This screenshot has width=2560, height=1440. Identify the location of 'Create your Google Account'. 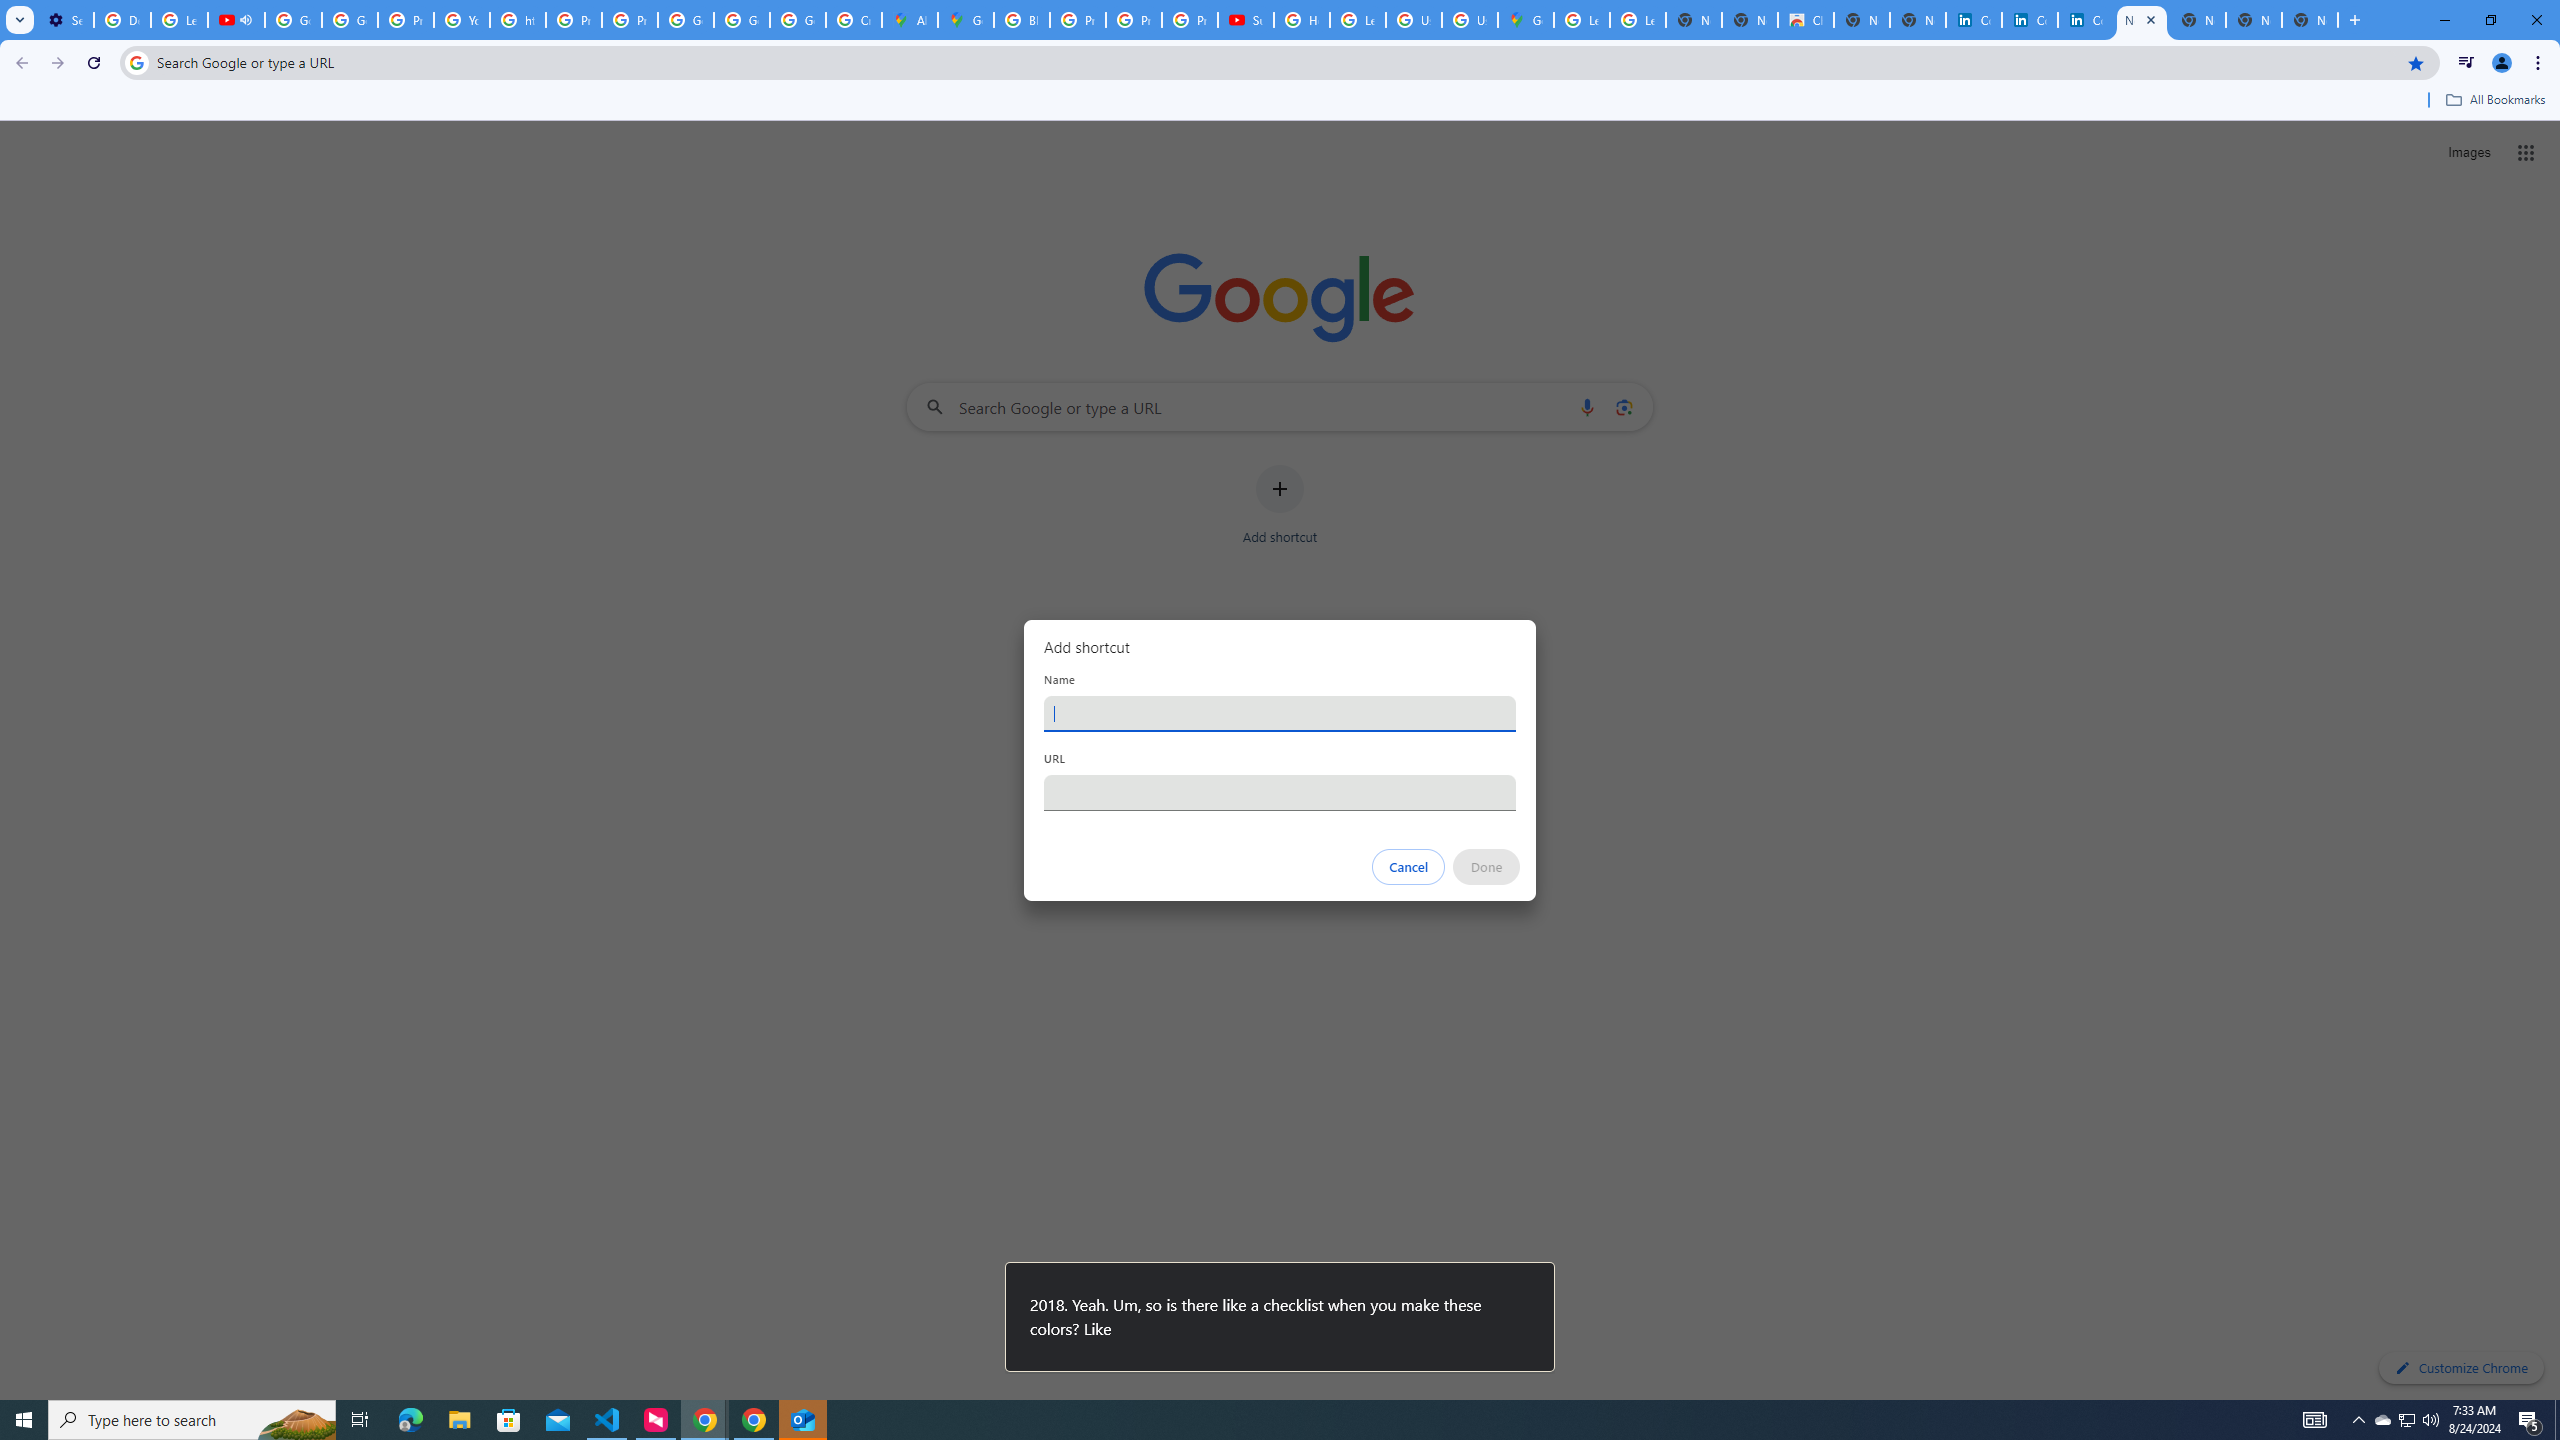
(852, 19).